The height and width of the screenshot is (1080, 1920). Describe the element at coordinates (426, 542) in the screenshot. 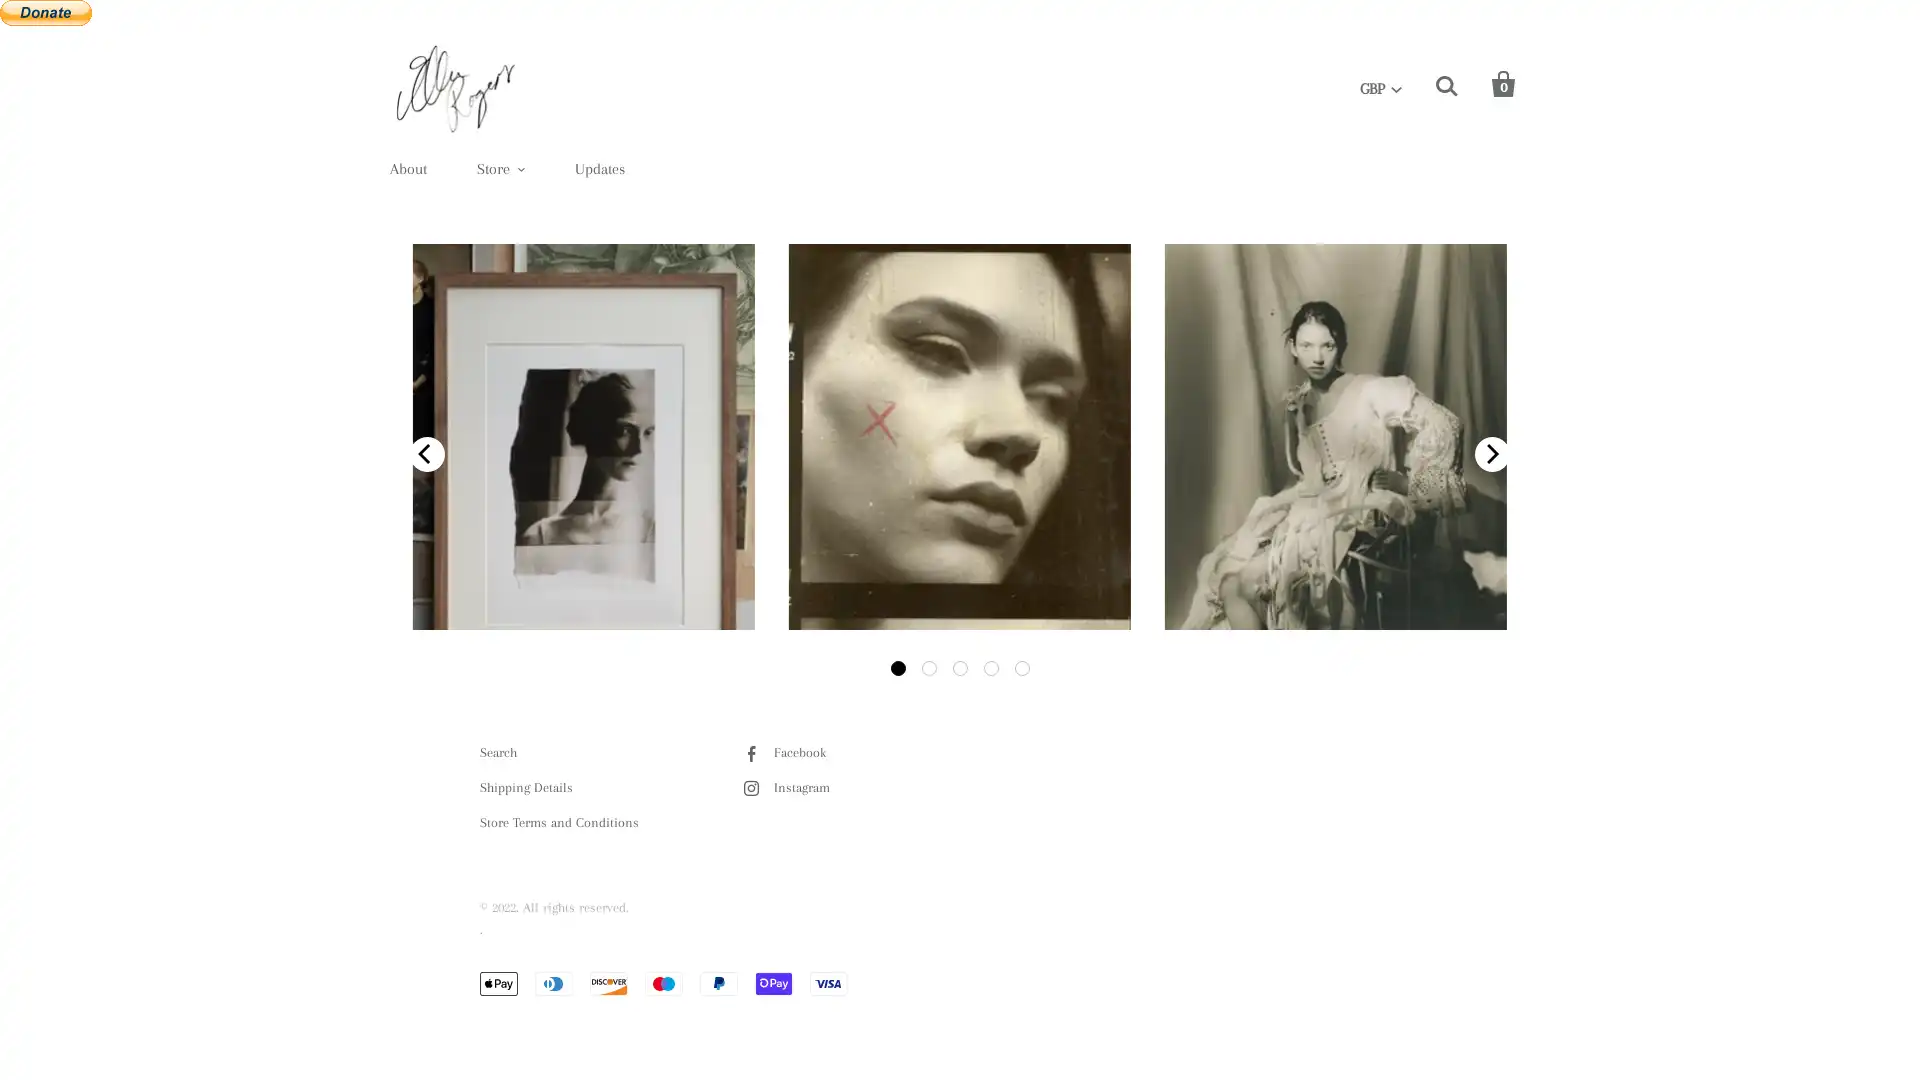

I see `previous` at that location.